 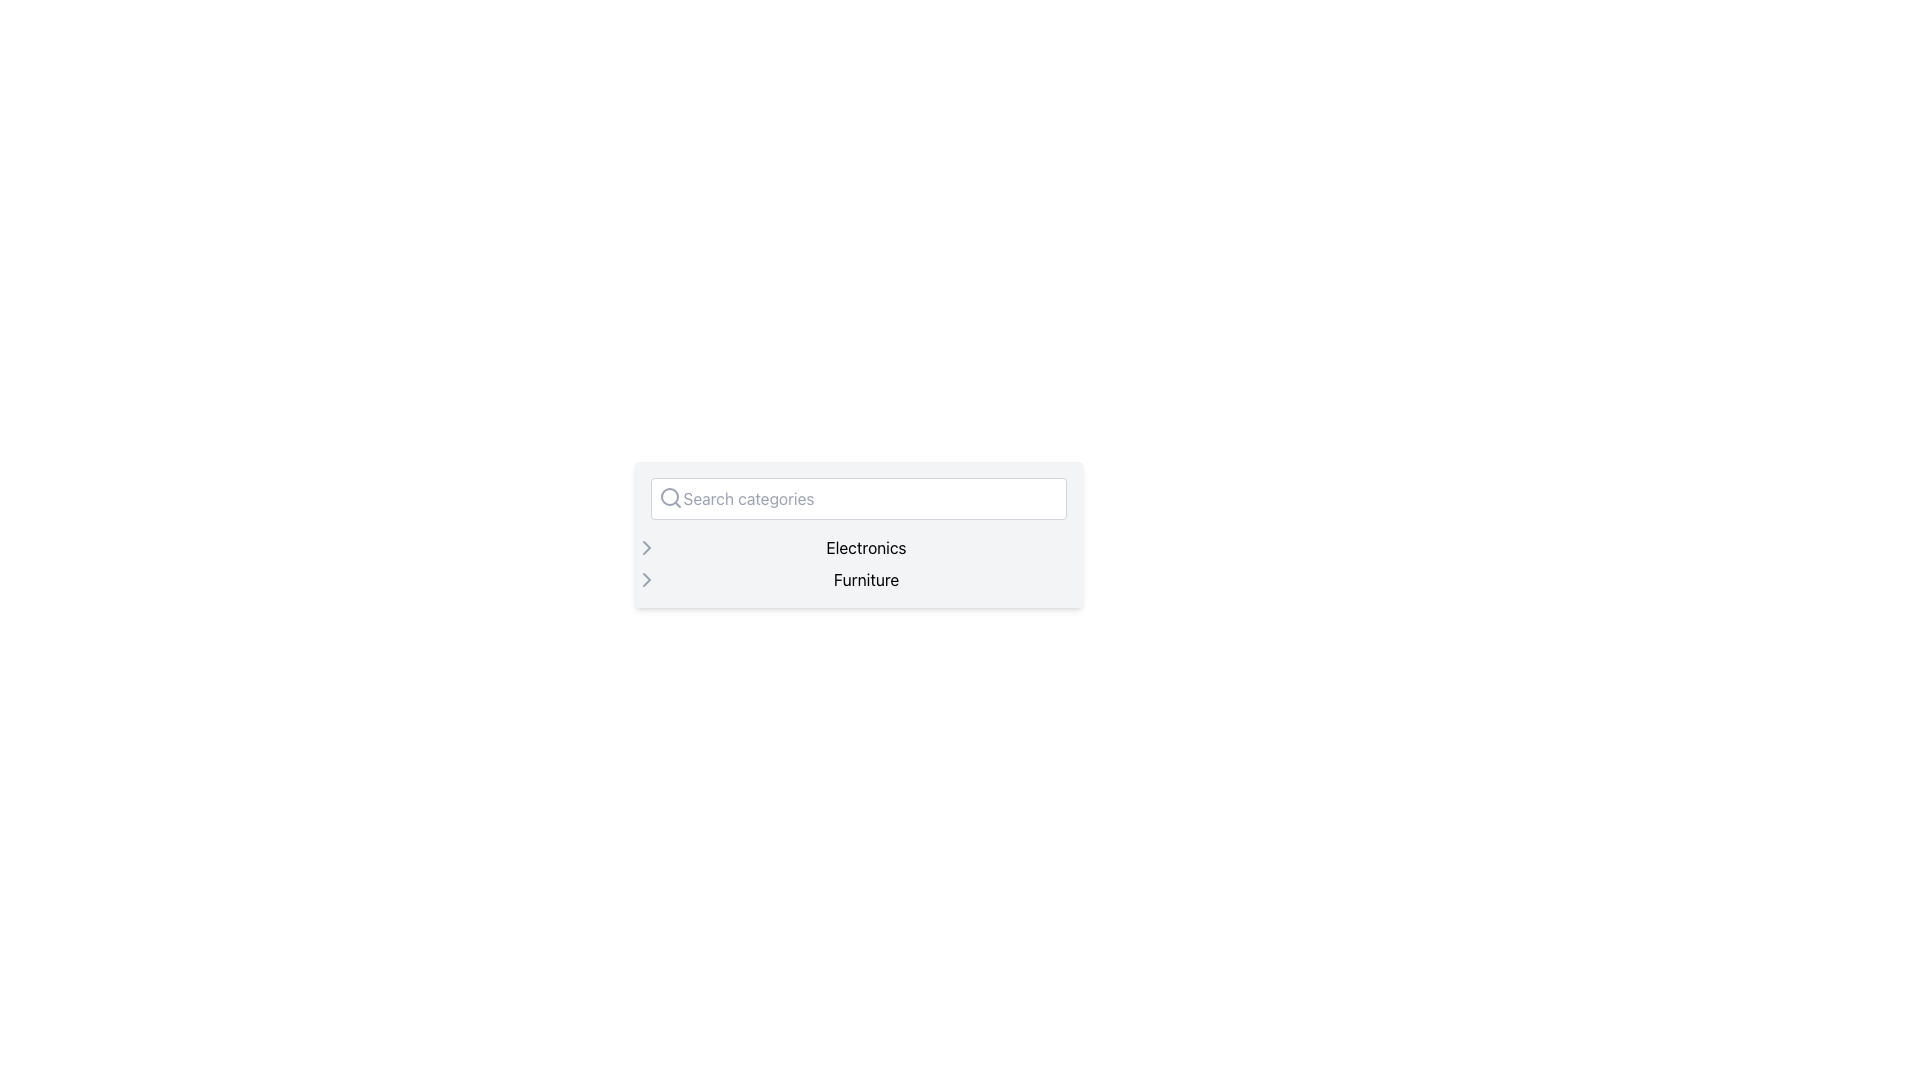 What do you see at coordinates (646, 547) in the screenshot?
I see `the chevron icon pointing to the right` at bounding box center [646, 547].